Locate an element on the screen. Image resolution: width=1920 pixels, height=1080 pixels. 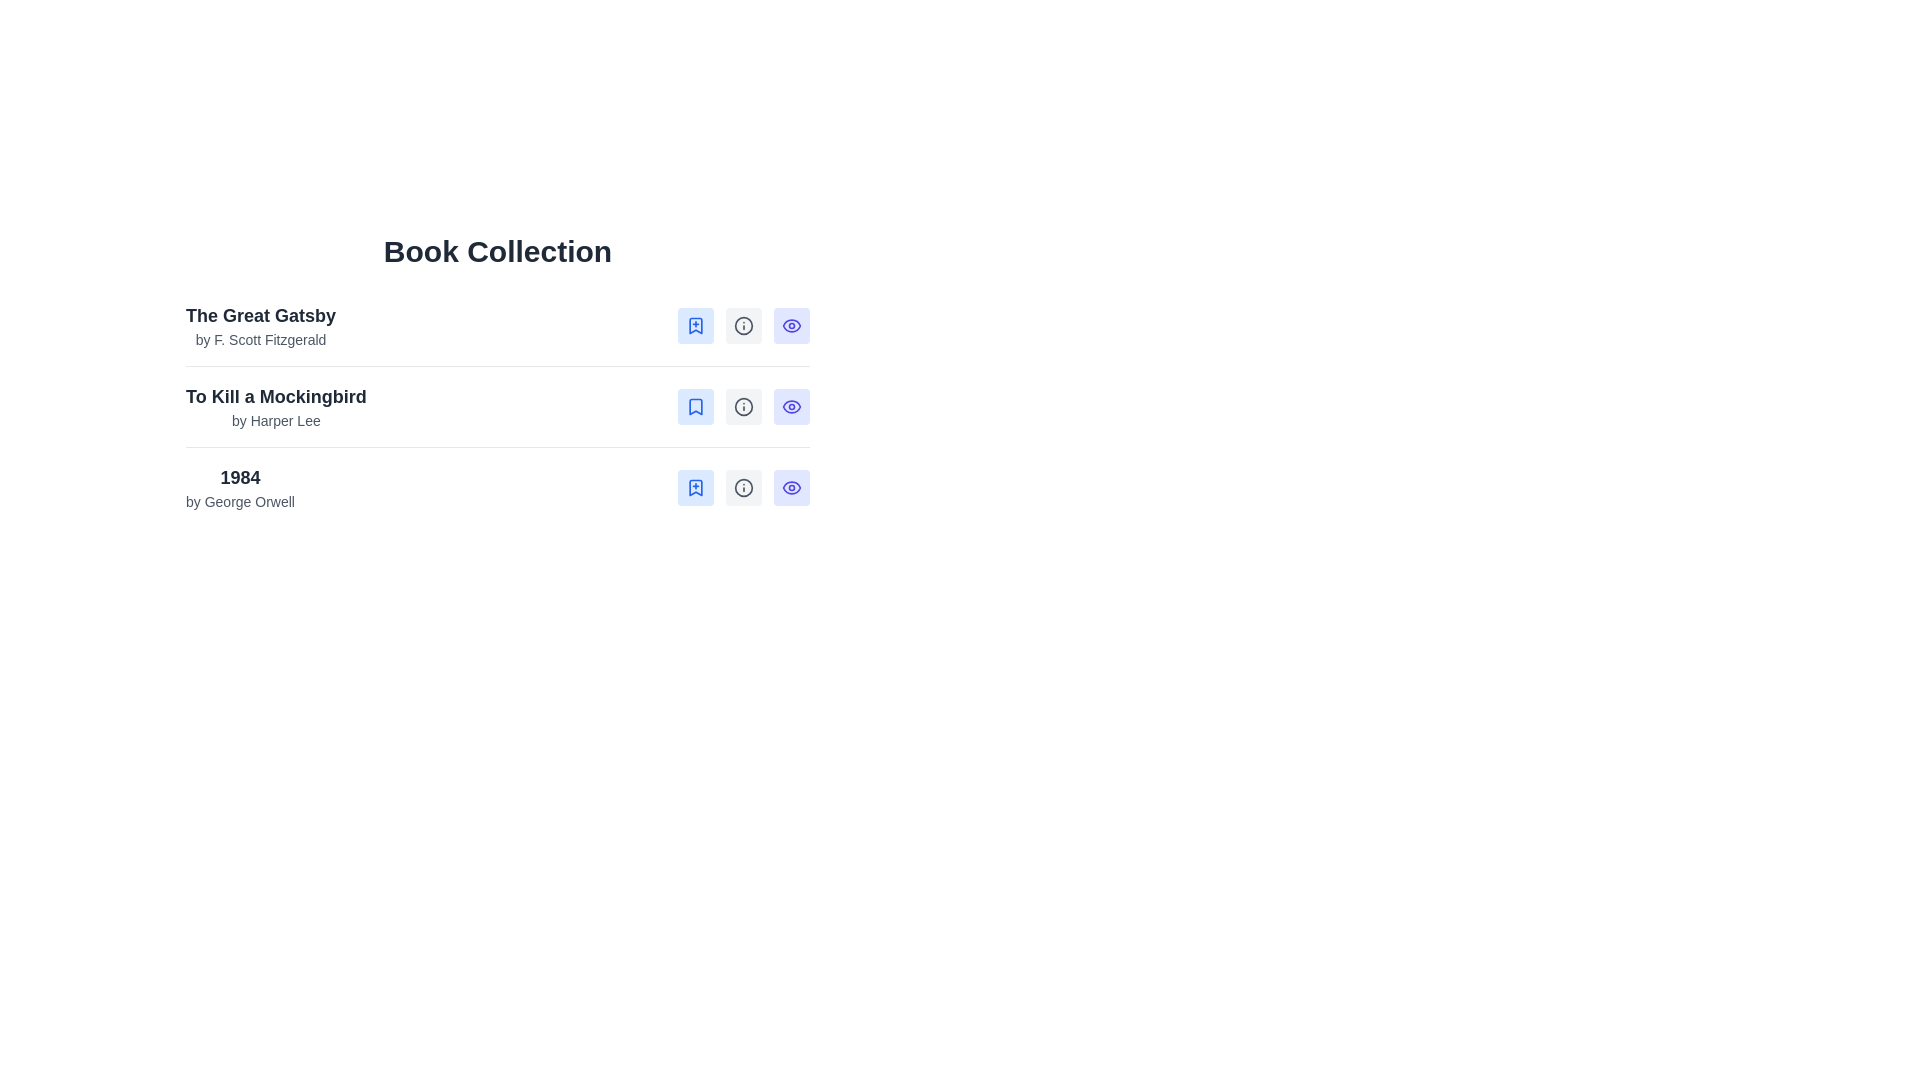
the text label displaying 'by Harper Lee', which is positioned below the title 'To Kill a Mockingbird' in the 'Book Collection' list is located at coordinates (275, 419).